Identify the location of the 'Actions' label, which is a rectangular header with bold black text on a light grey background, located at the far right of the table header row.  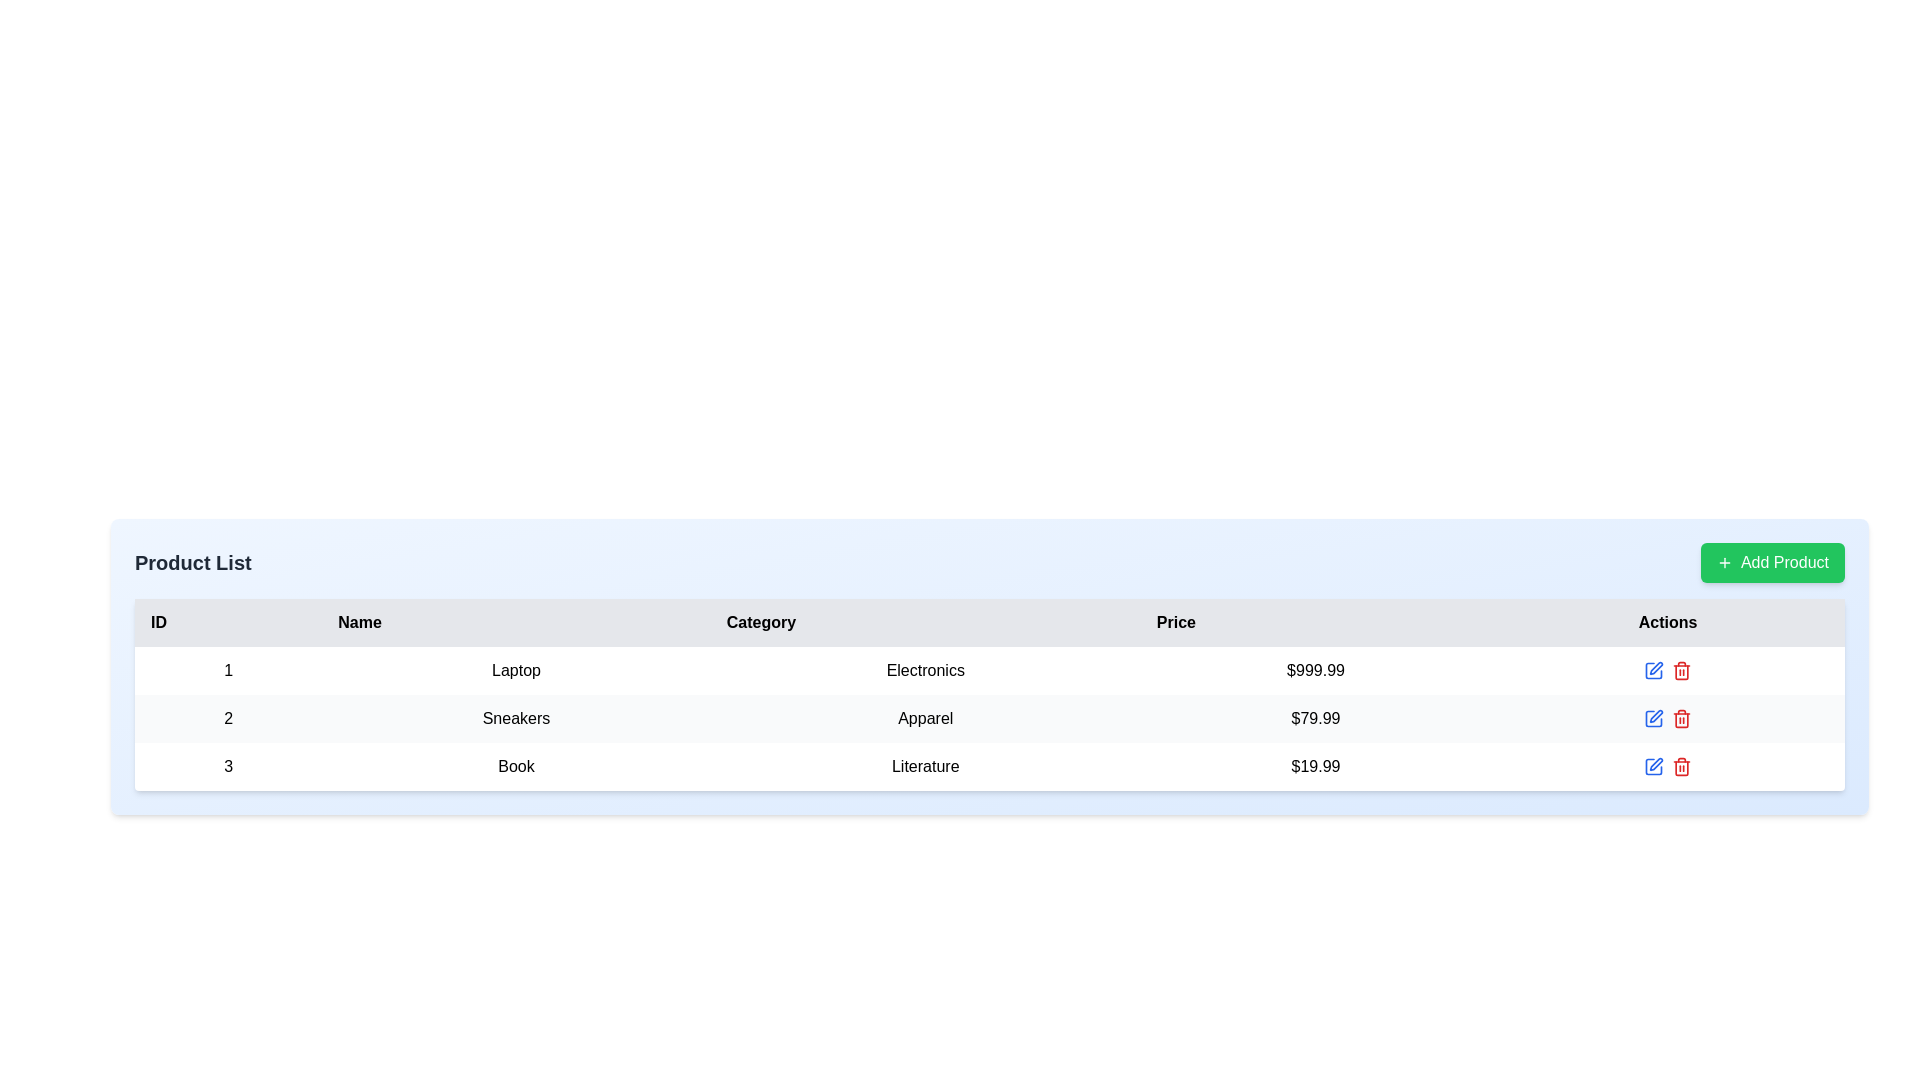
(1668, 622).